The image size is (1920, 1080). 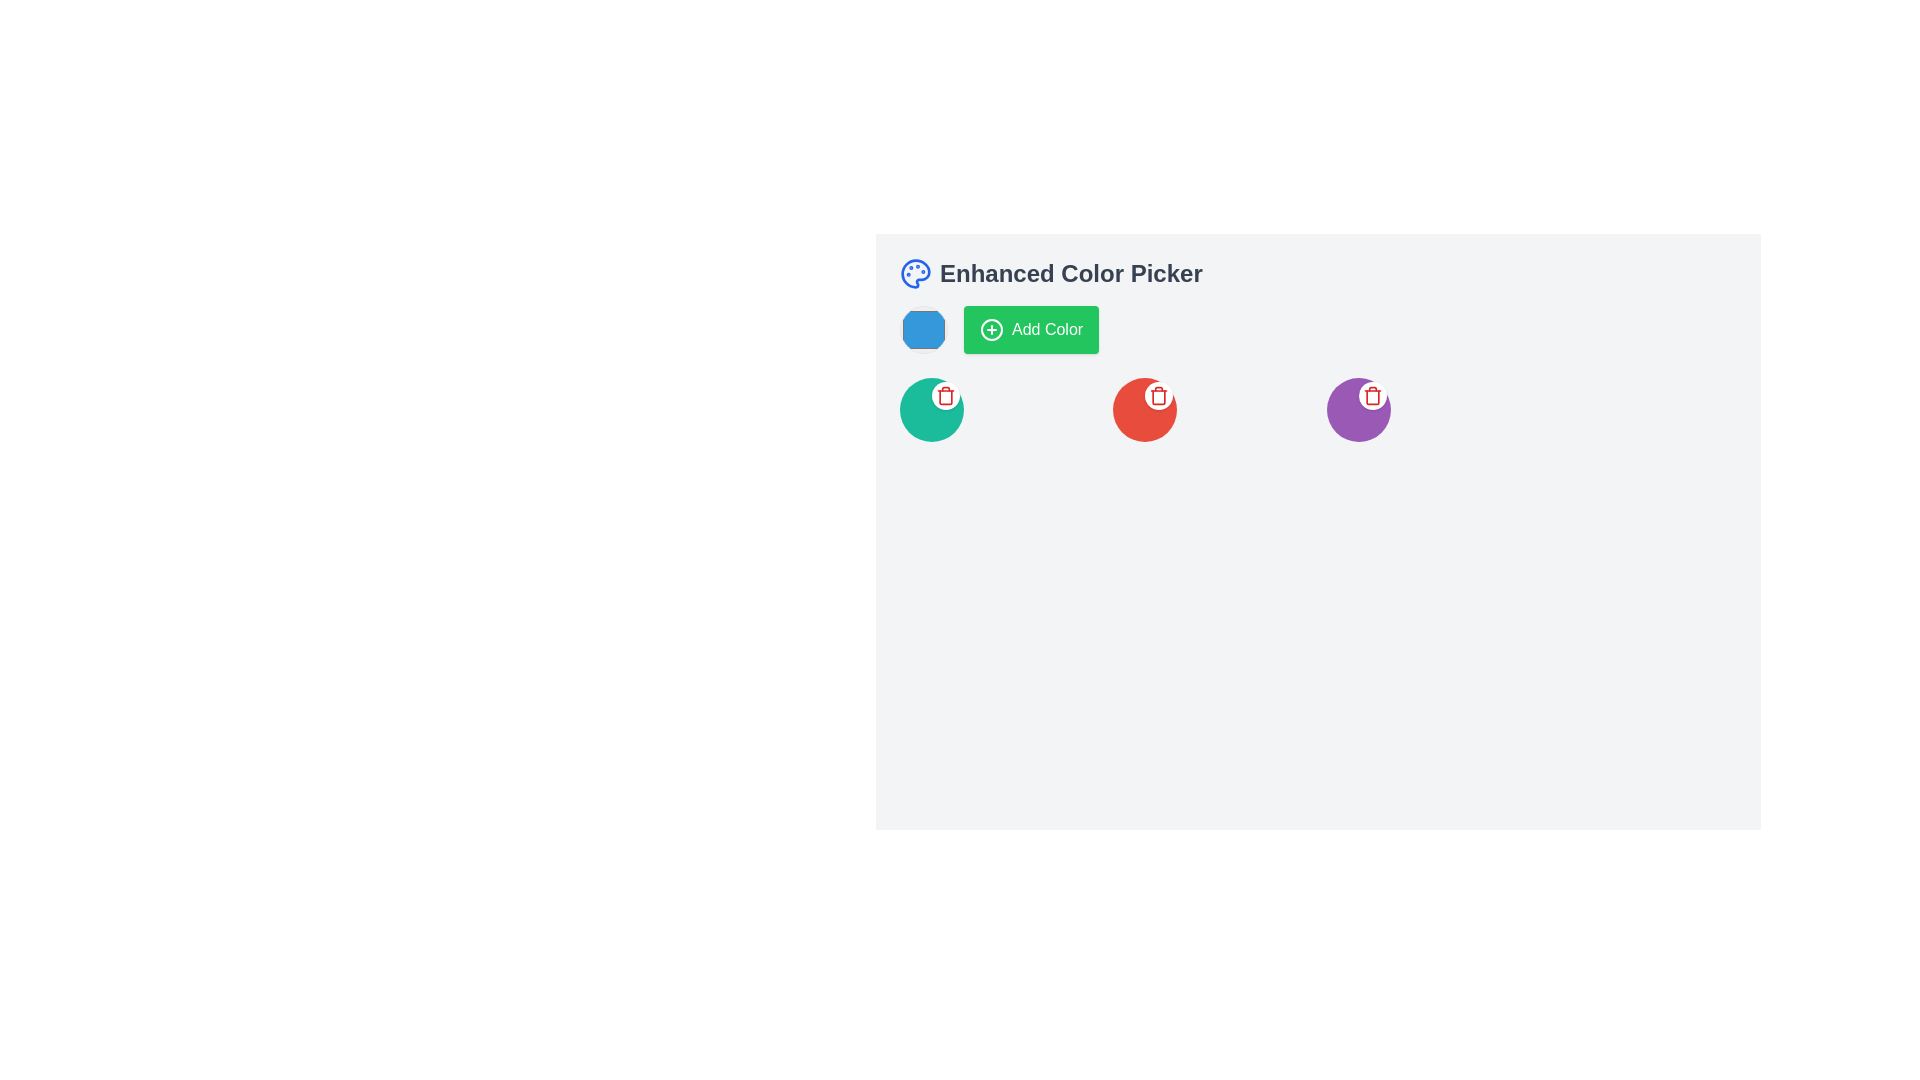 I want to click on the delete button with a trash icon located in the top-right corner of the teal circular area beneath the 'Enhanced Color Picker' interface title, so click(x=944, y=396).